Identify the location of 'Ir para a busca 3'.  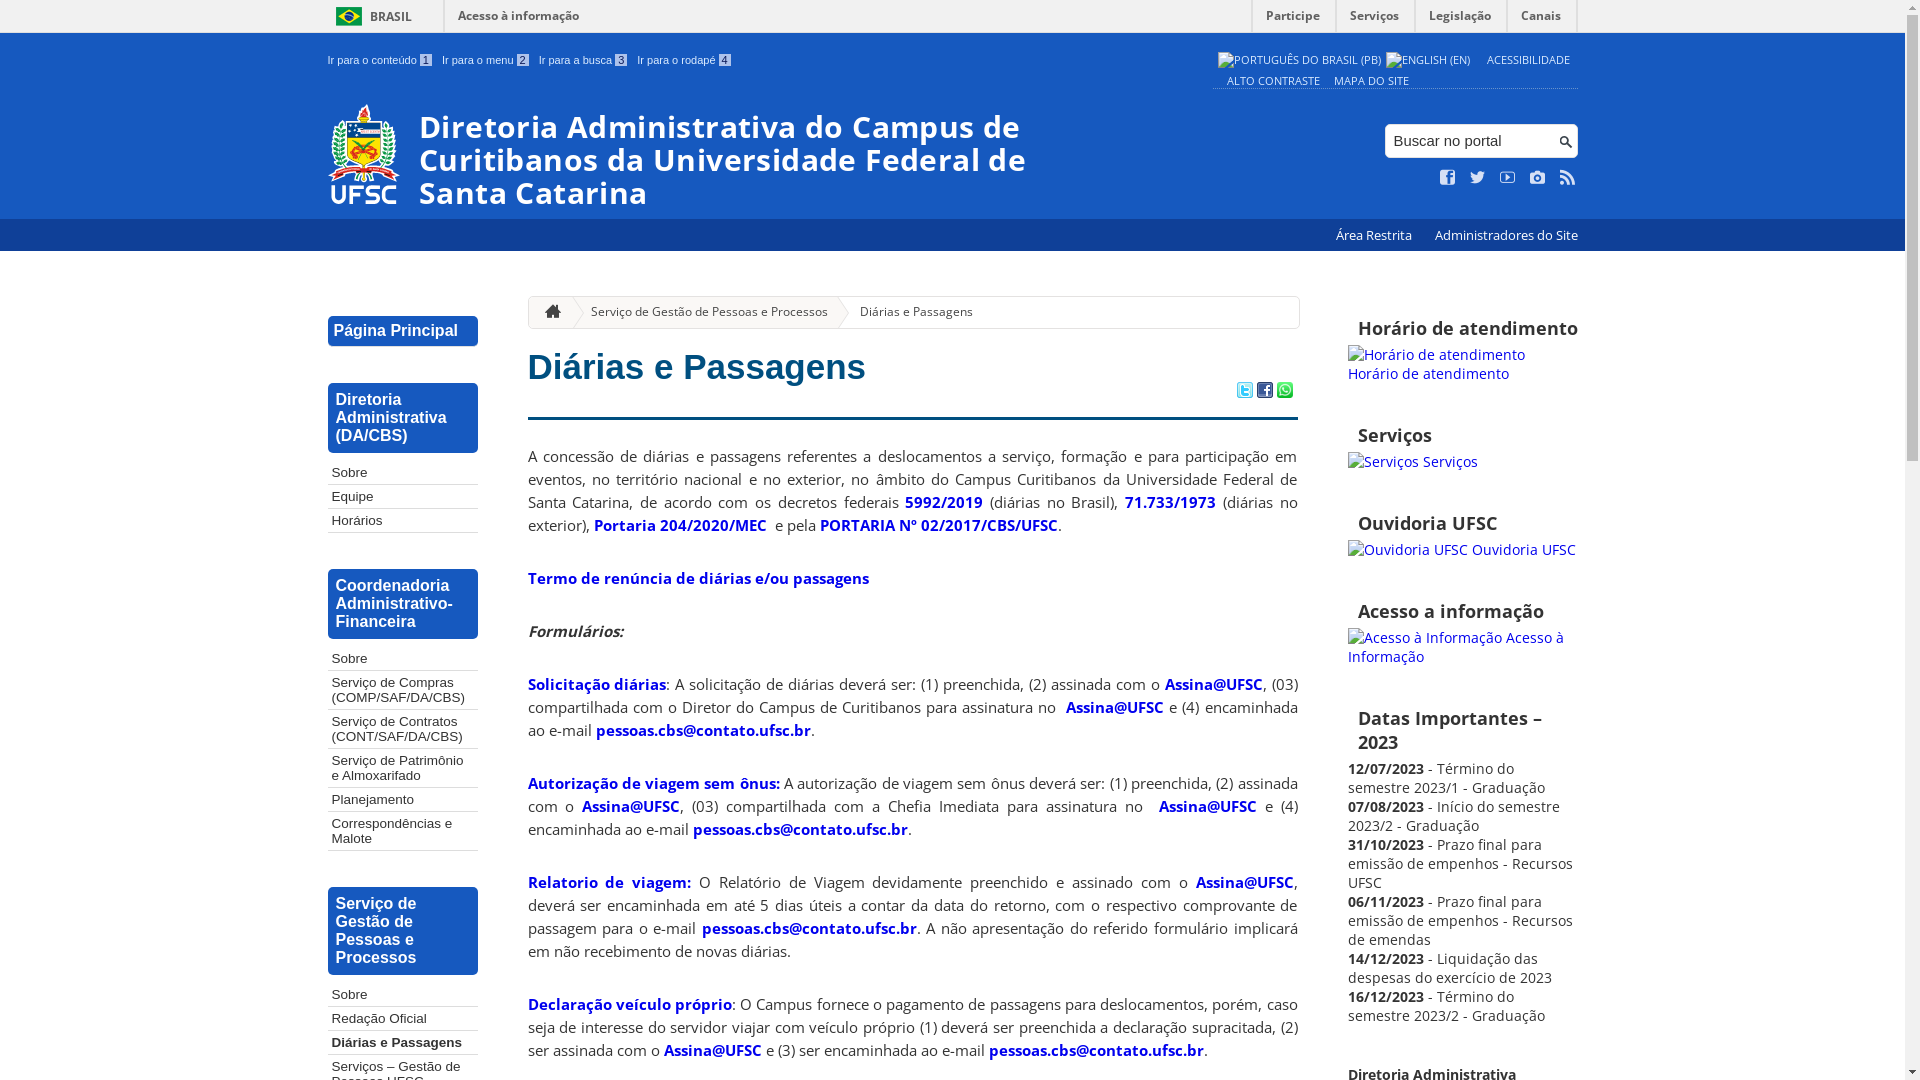
(582, 59).